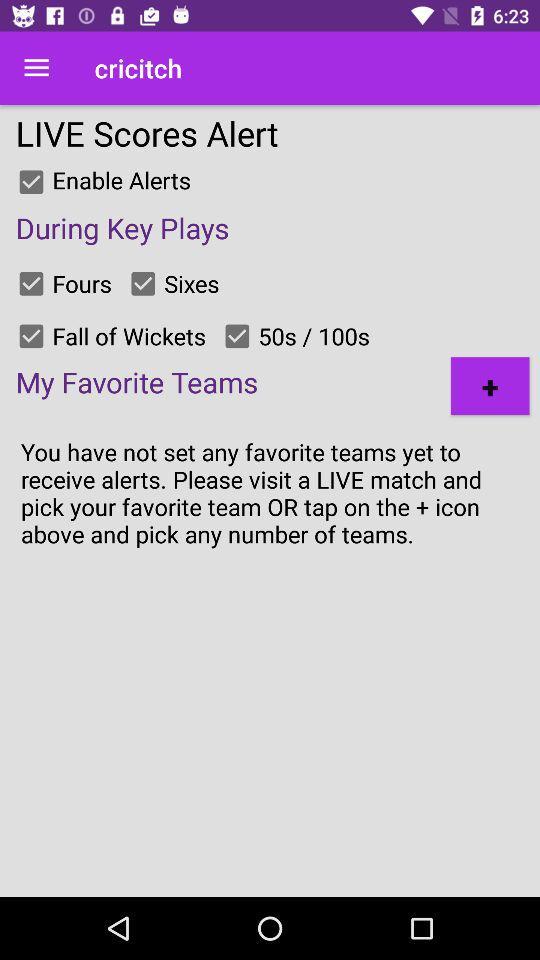  Describe the element at coordinates (142, 282) in the screenshot. I see `checks a box` at that location.